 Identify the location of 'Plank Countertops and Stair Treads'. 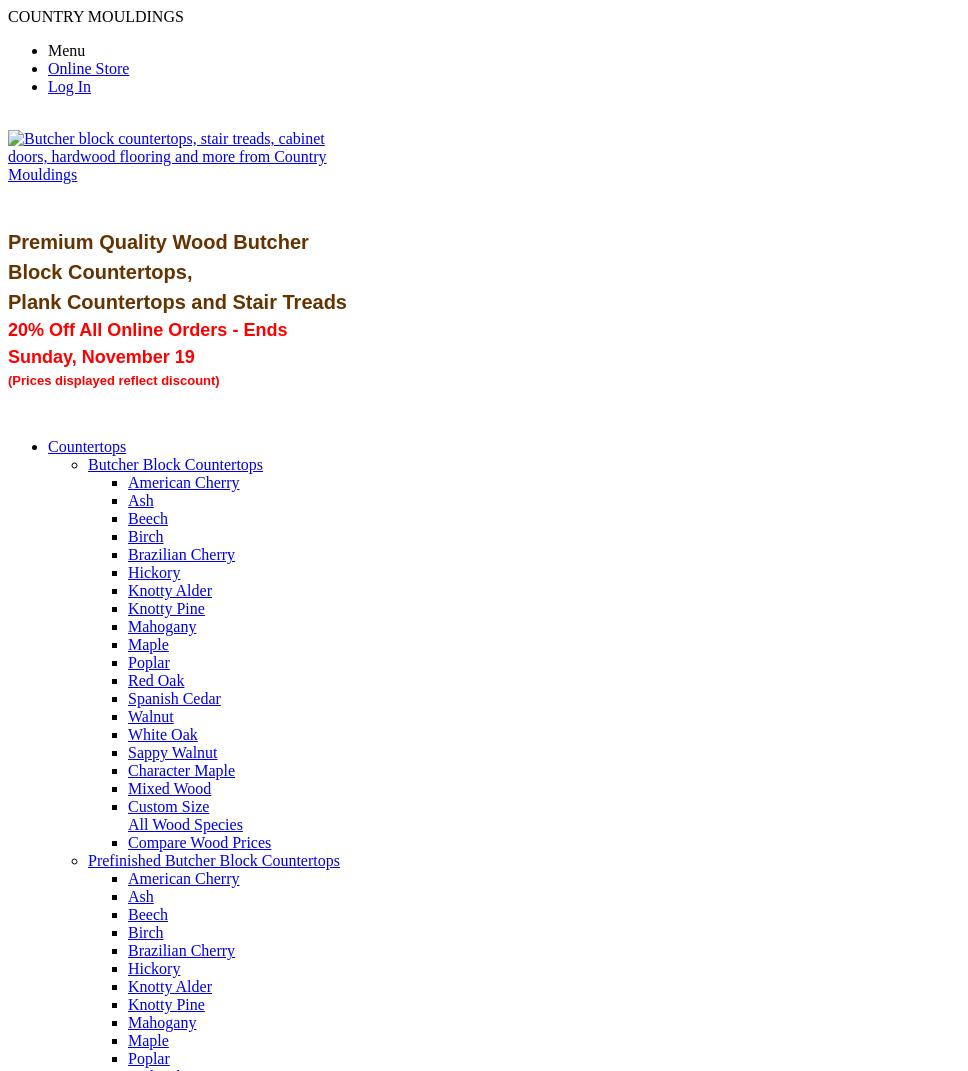
(177, 302).